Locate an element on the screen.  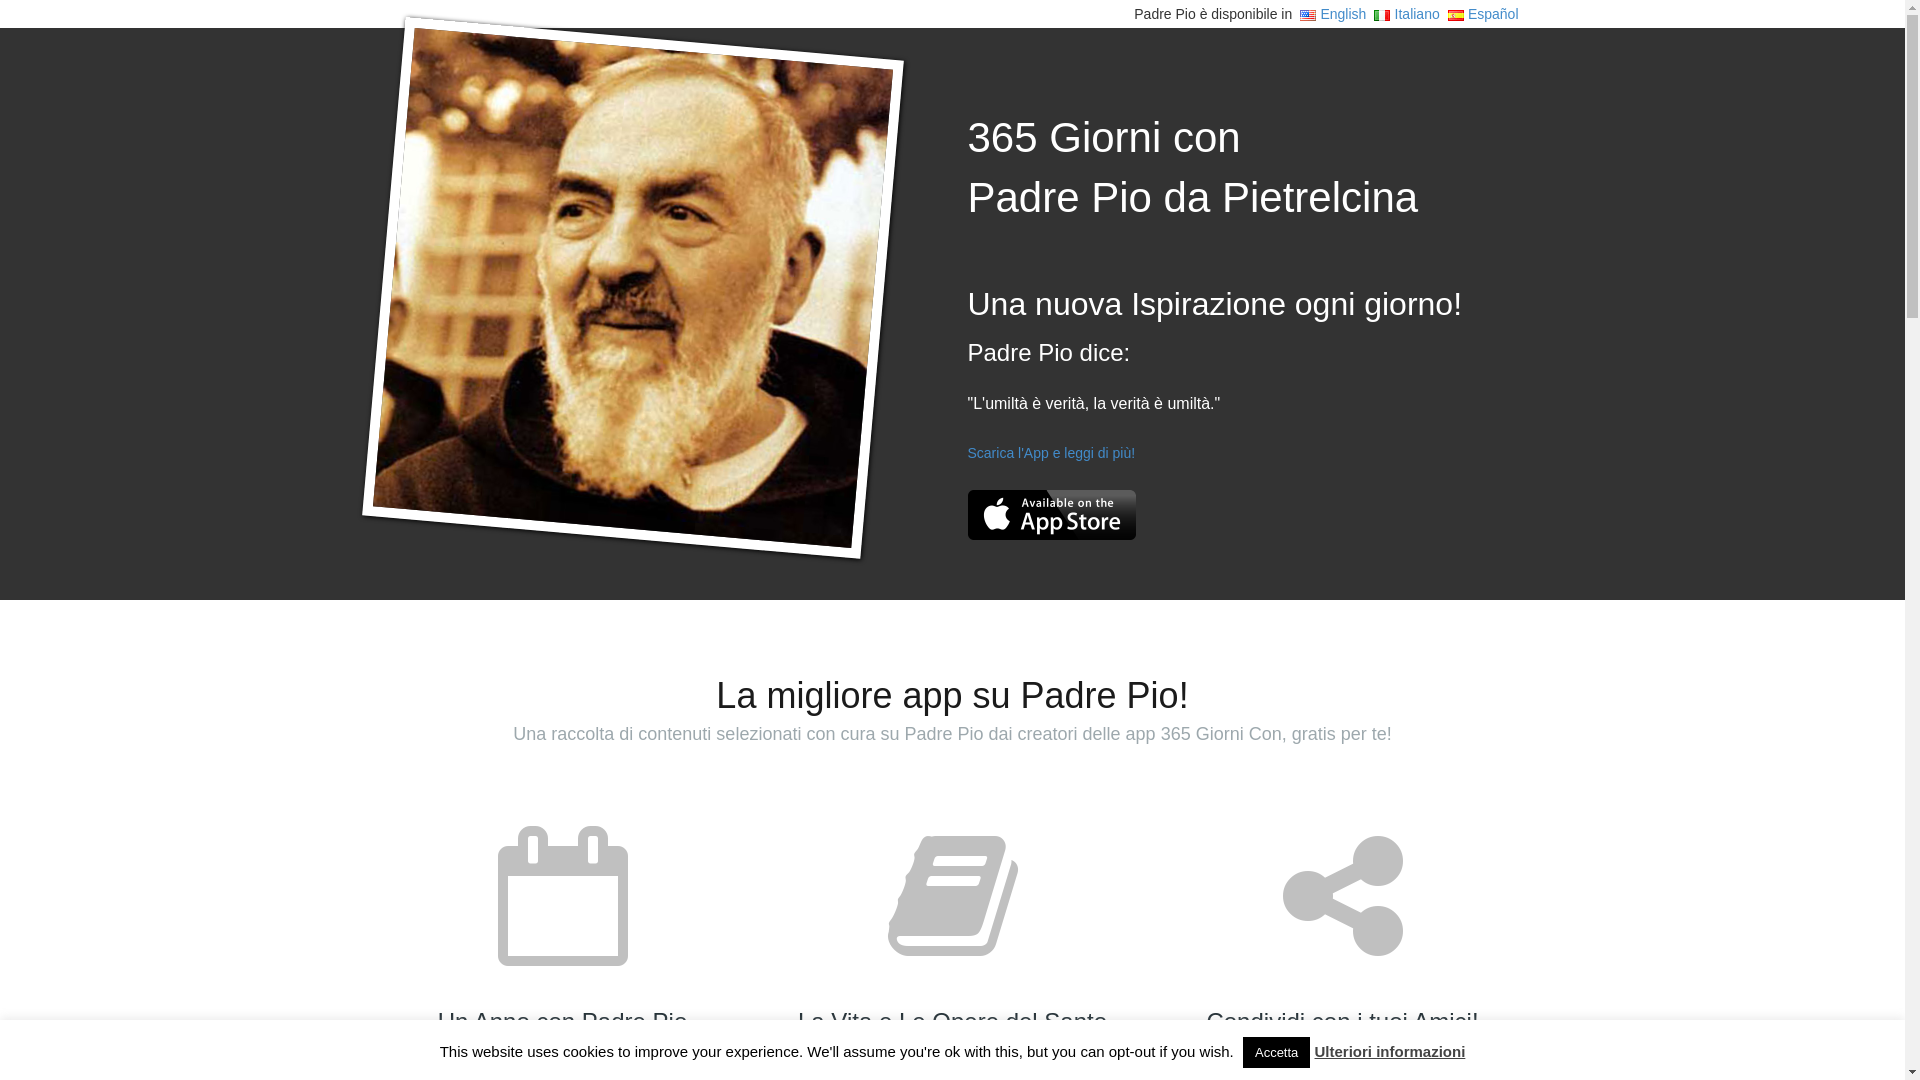
'Italiano' is located at coordinates (1405, 14).